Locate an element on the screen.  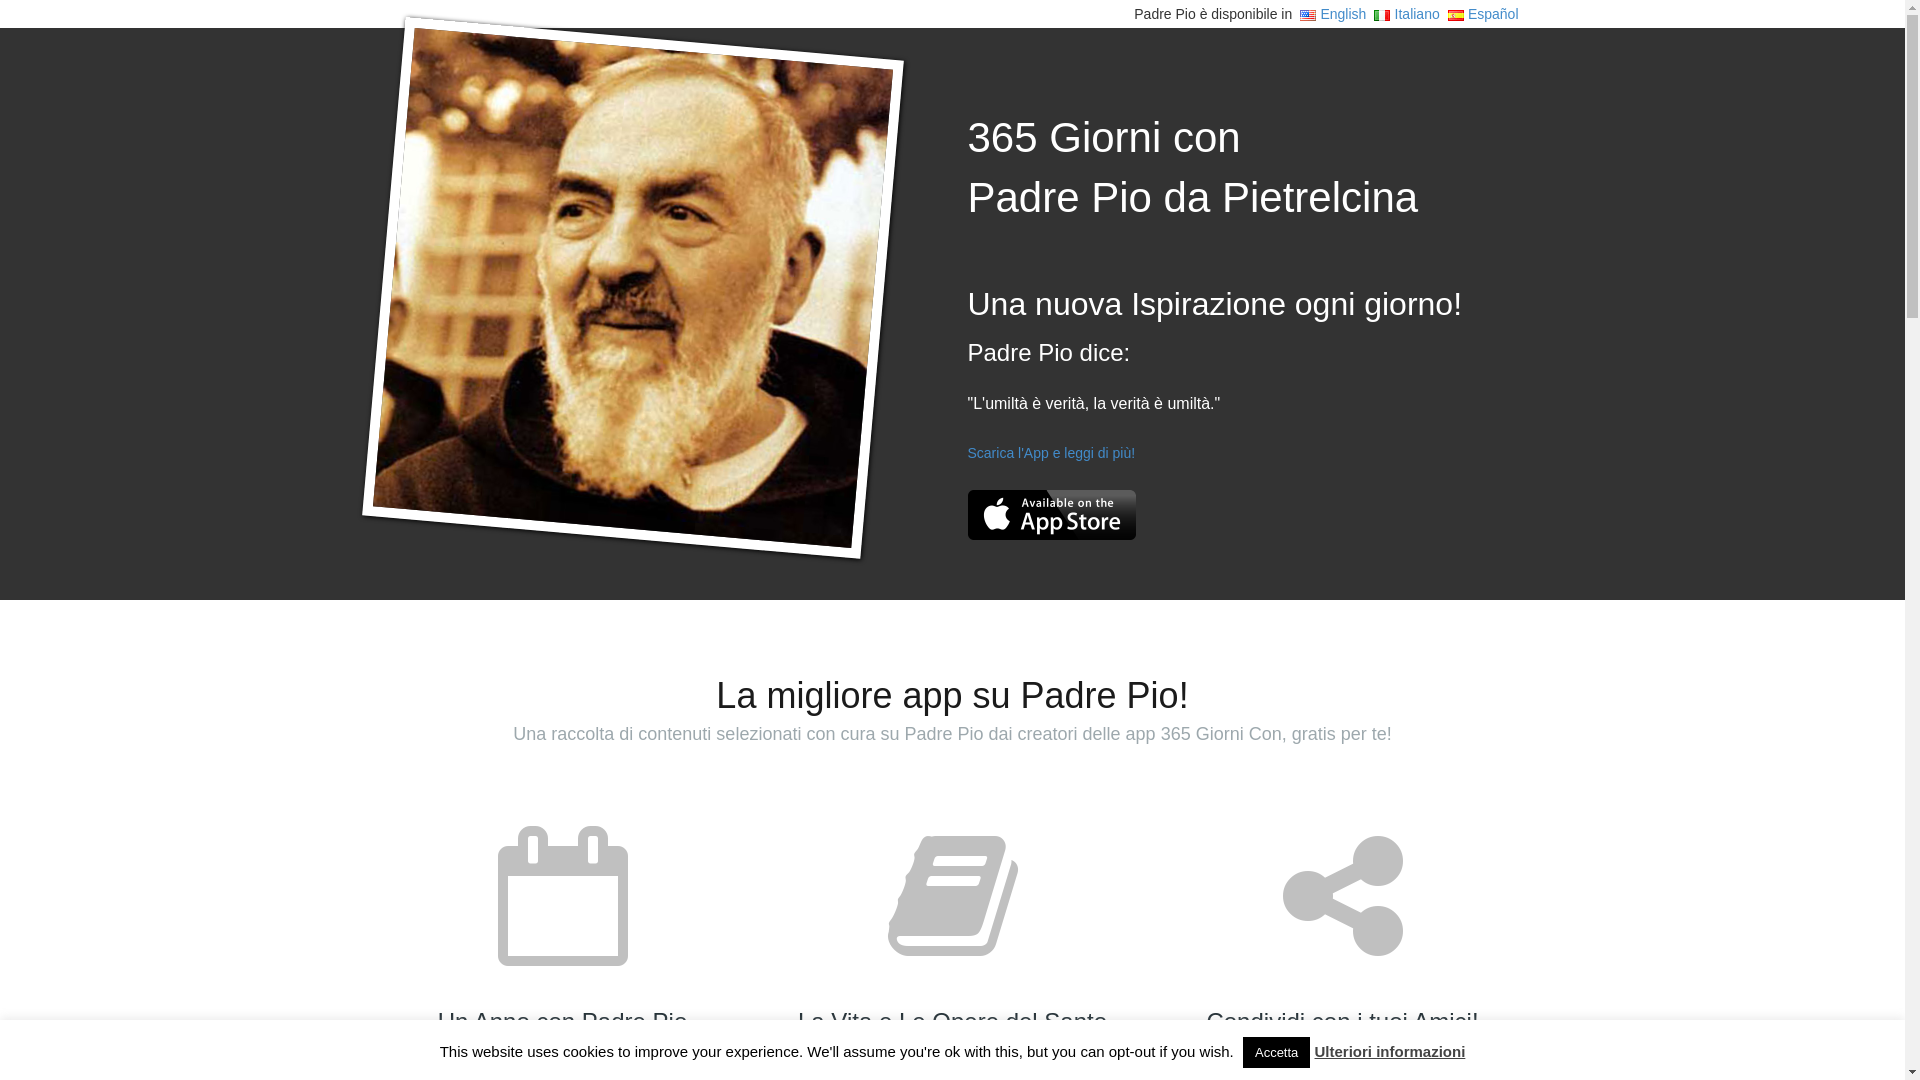
'Italiano' is located at coordinates (1405, 14).